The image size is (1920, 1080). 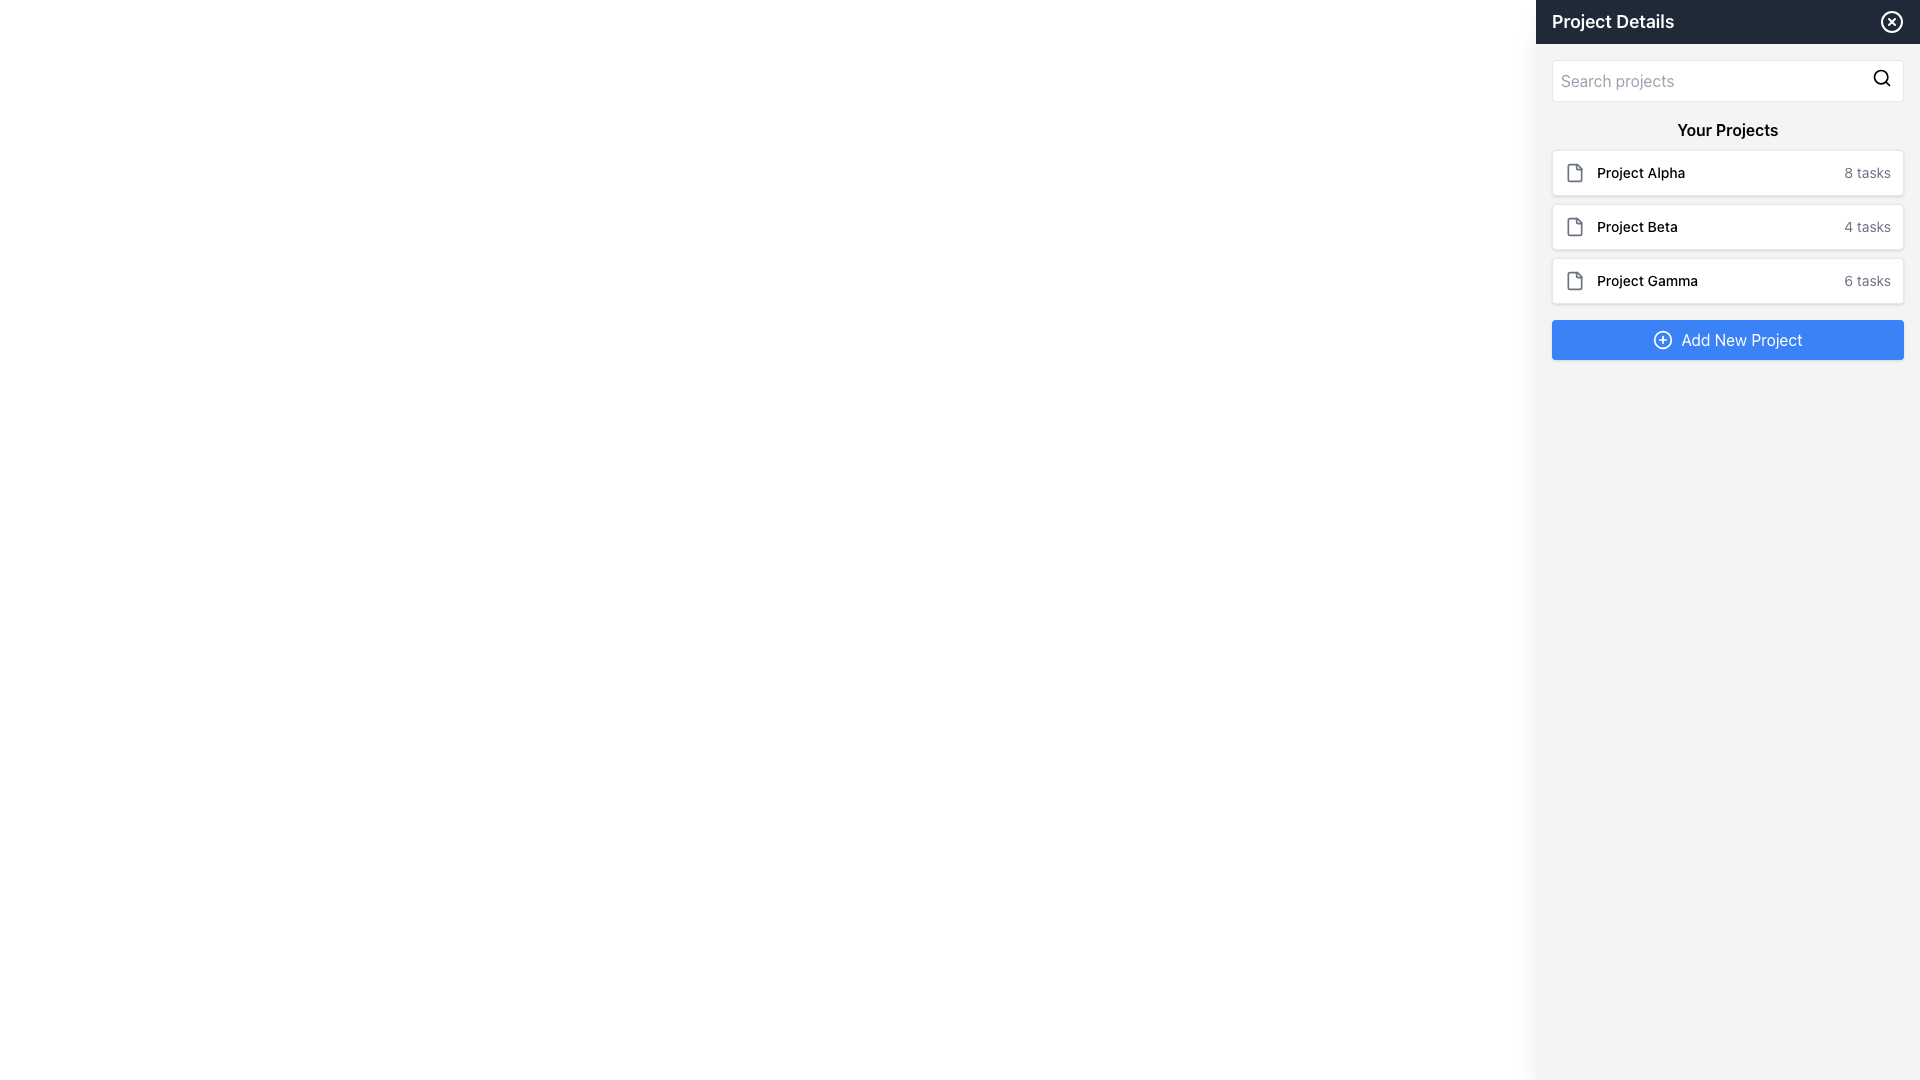 I want to click on the blue rectangular button labeled 'Add New Project' with a white outlined '+' icon to change its background color, so click(x=1727, y=338).